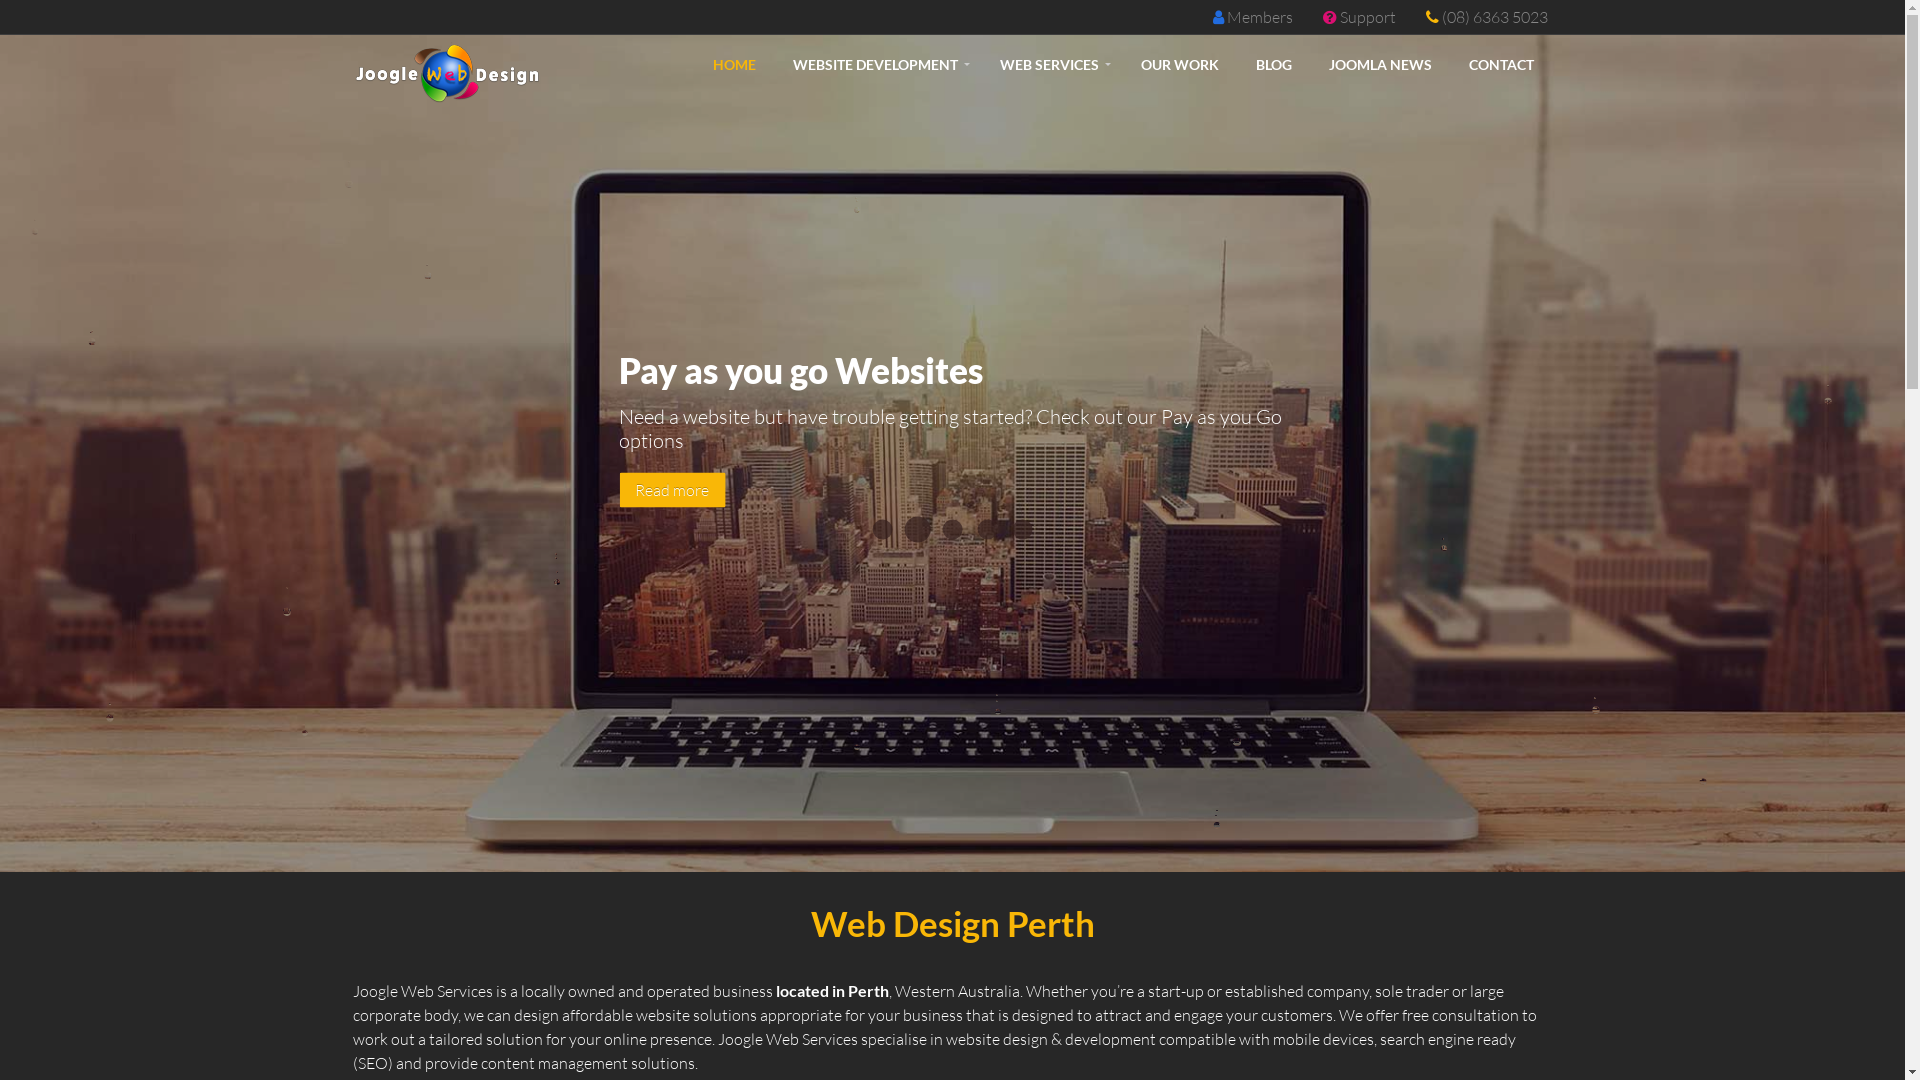 Image resolution: width=1920 pixels, height=1080 pixels. What do you see at coordinates (1367, 16) in the screenshot?
I see `'Support'` at bounding box center [1367, 16].